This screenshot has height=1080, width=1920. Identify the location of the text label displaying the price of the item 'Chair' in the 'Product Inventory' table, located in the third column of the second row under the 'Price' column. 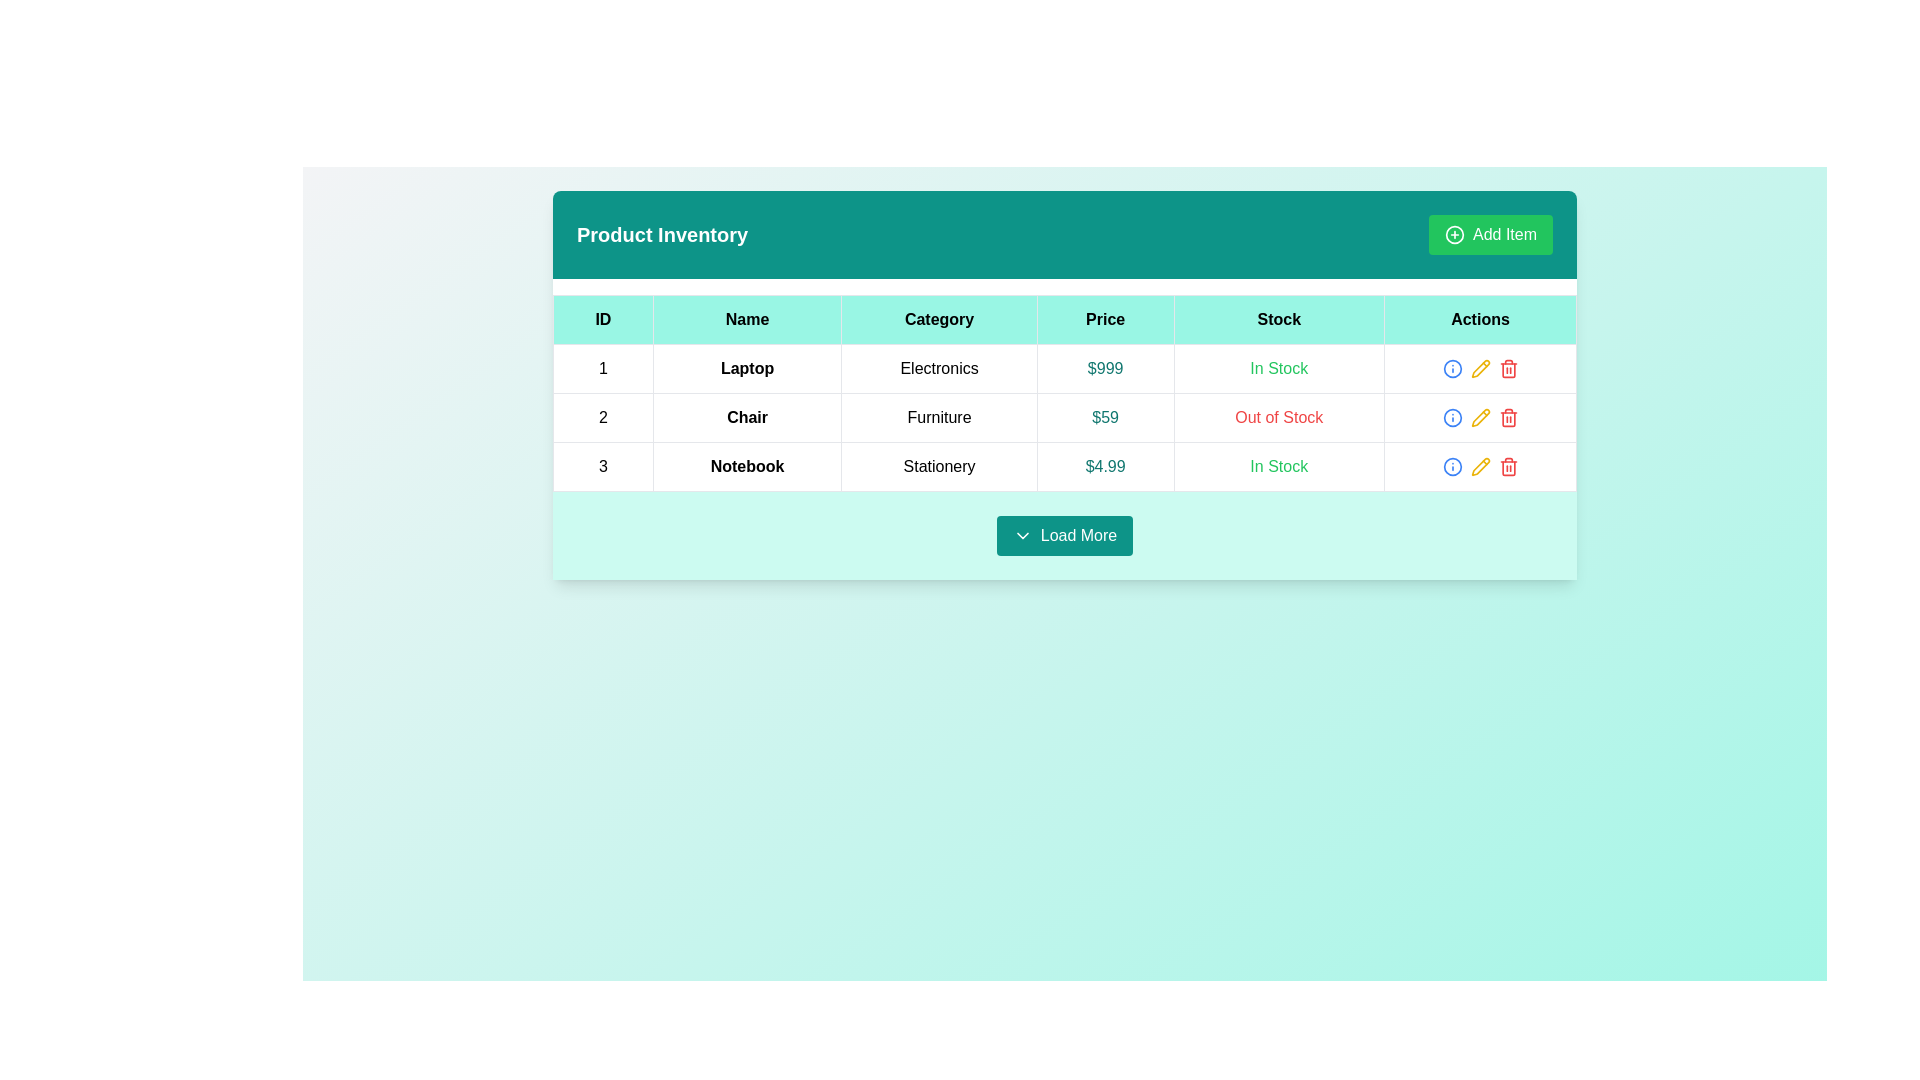
(1104, 416).